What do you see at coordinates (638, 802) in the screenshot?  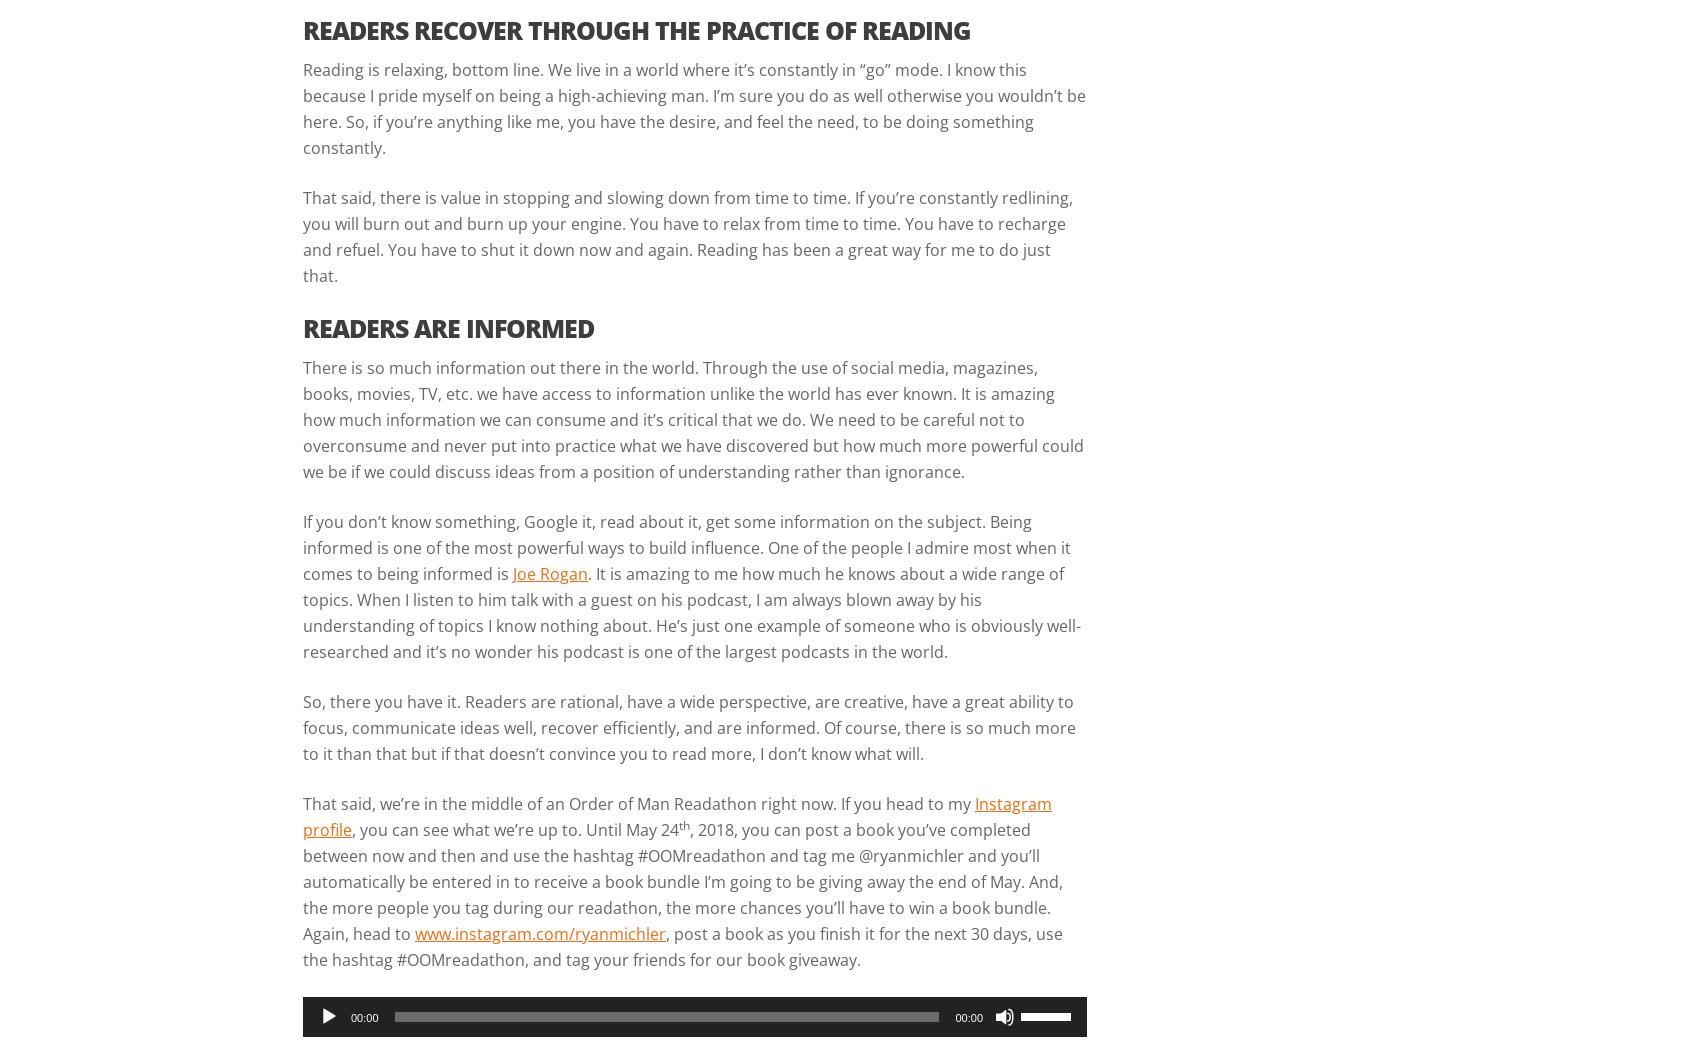 I see `'That said, we’re in the middle of an Order of Man Readathon right now. If you head to my'` at bounding box center [638, 802].